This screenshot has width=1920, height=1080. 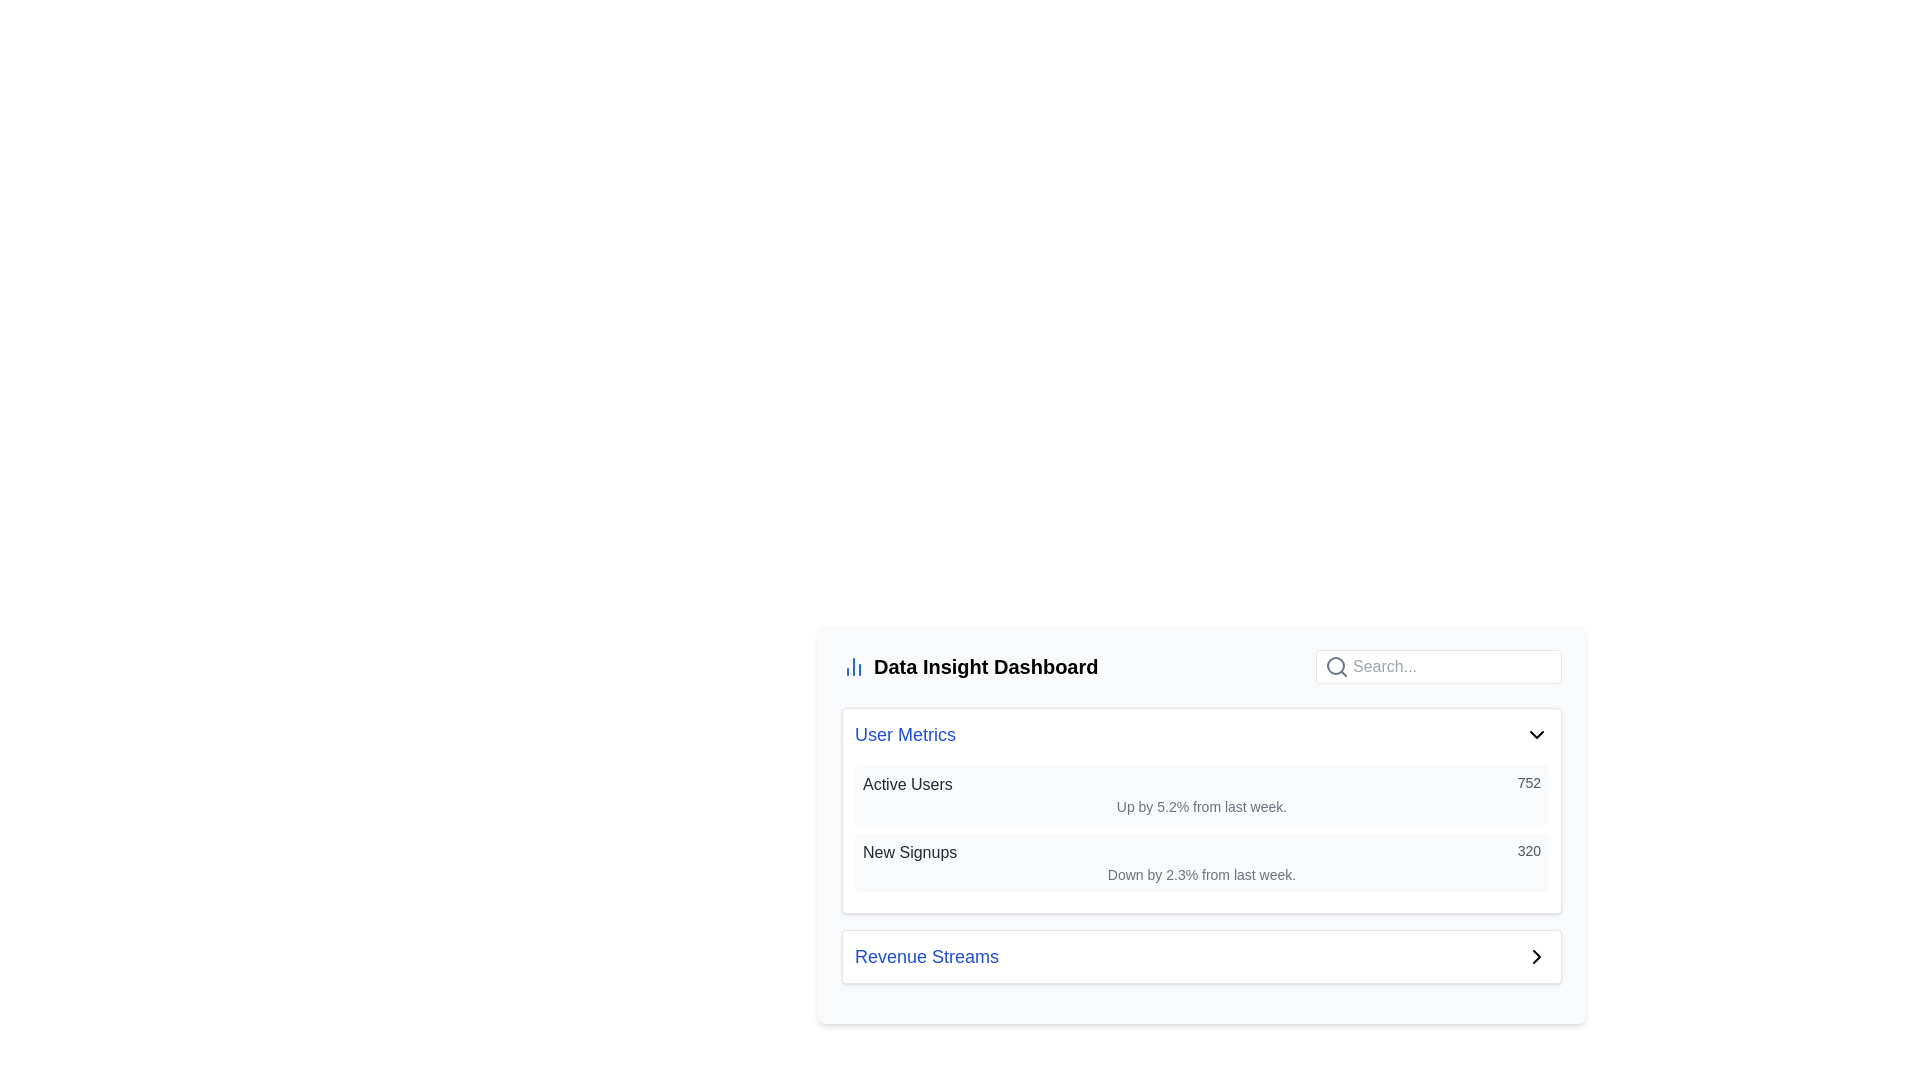 What do you see at coordinates (970, 667) in the screenshot?
I see `text of the 'Data Insight Dashboard' label with a blue bar chart icon, located in the upper left of the content section` at bounding box center [970, 667].